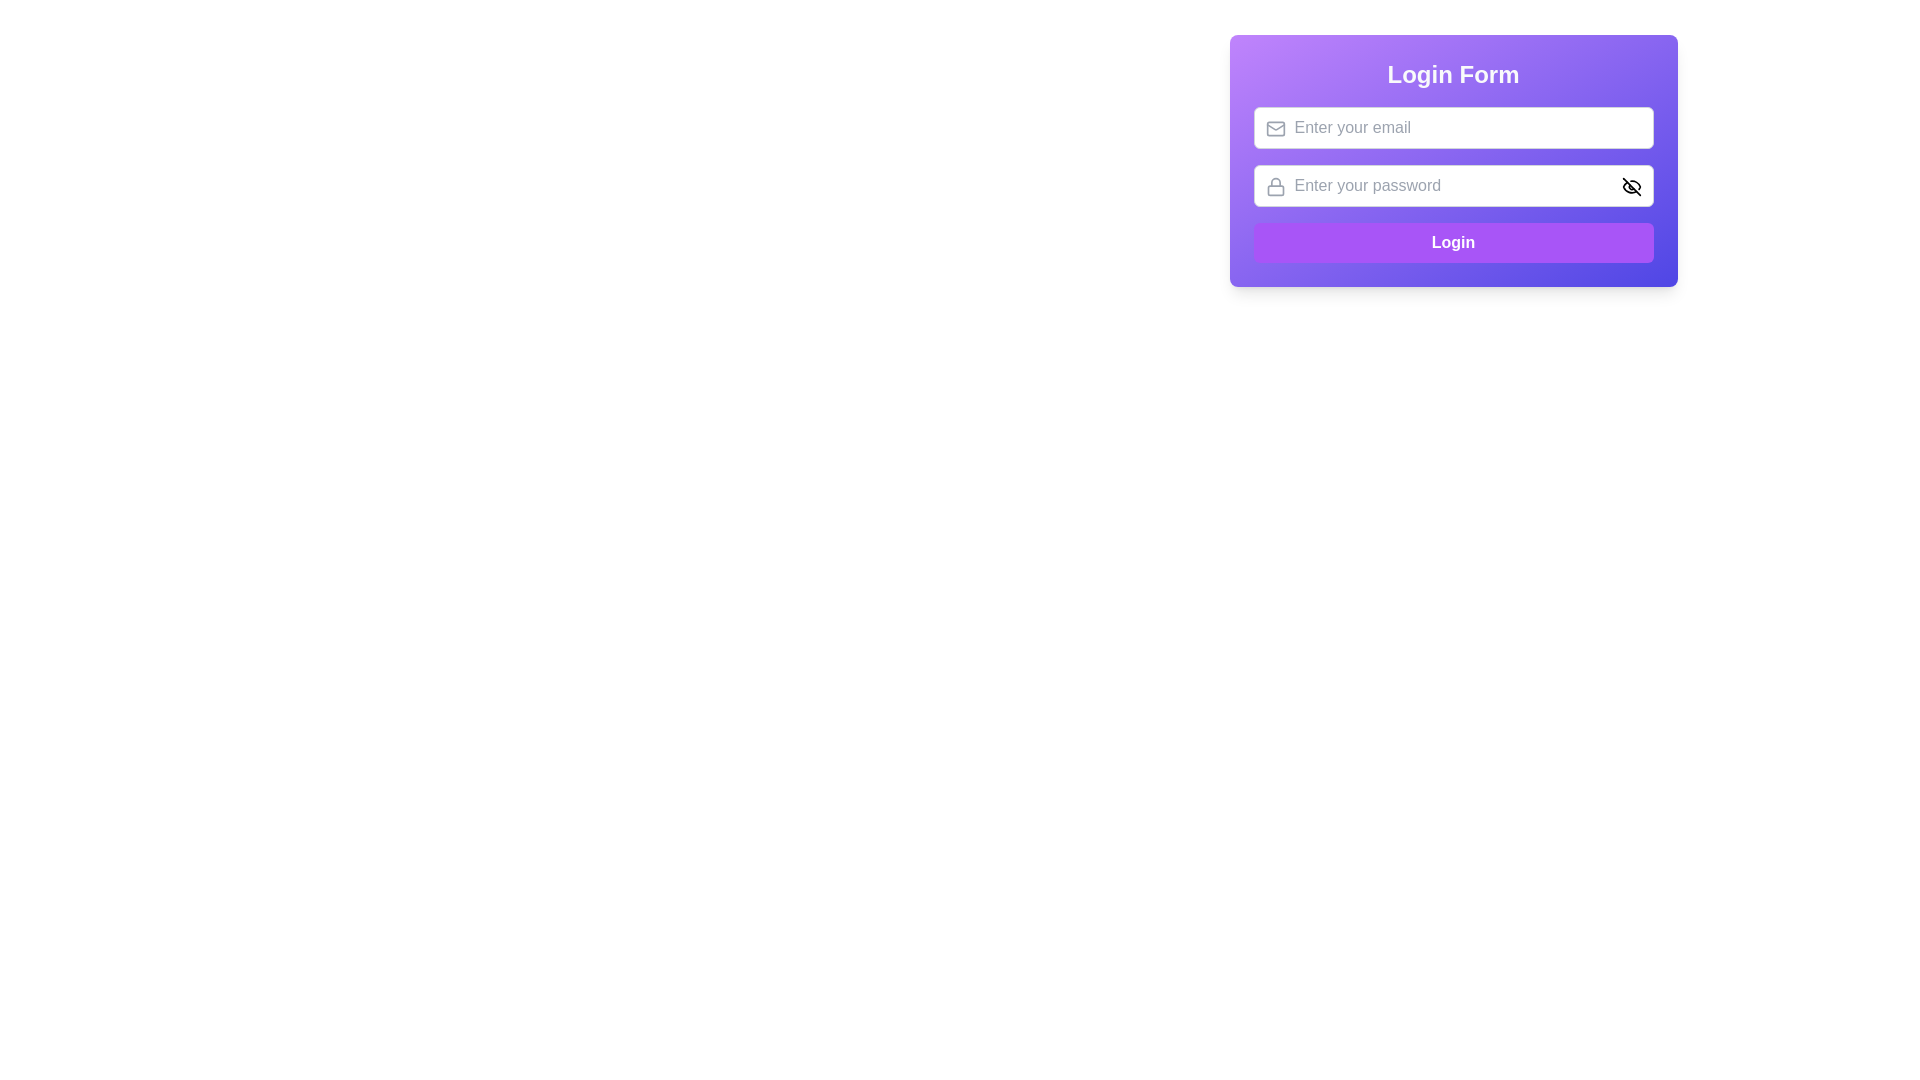 The image size is (1920, 1080). I want to click on the lock icon located inside the password input field, positioned on the left side near the placeholder text 'Enter your password' to indicate secure information entry, so click(1274, 186).